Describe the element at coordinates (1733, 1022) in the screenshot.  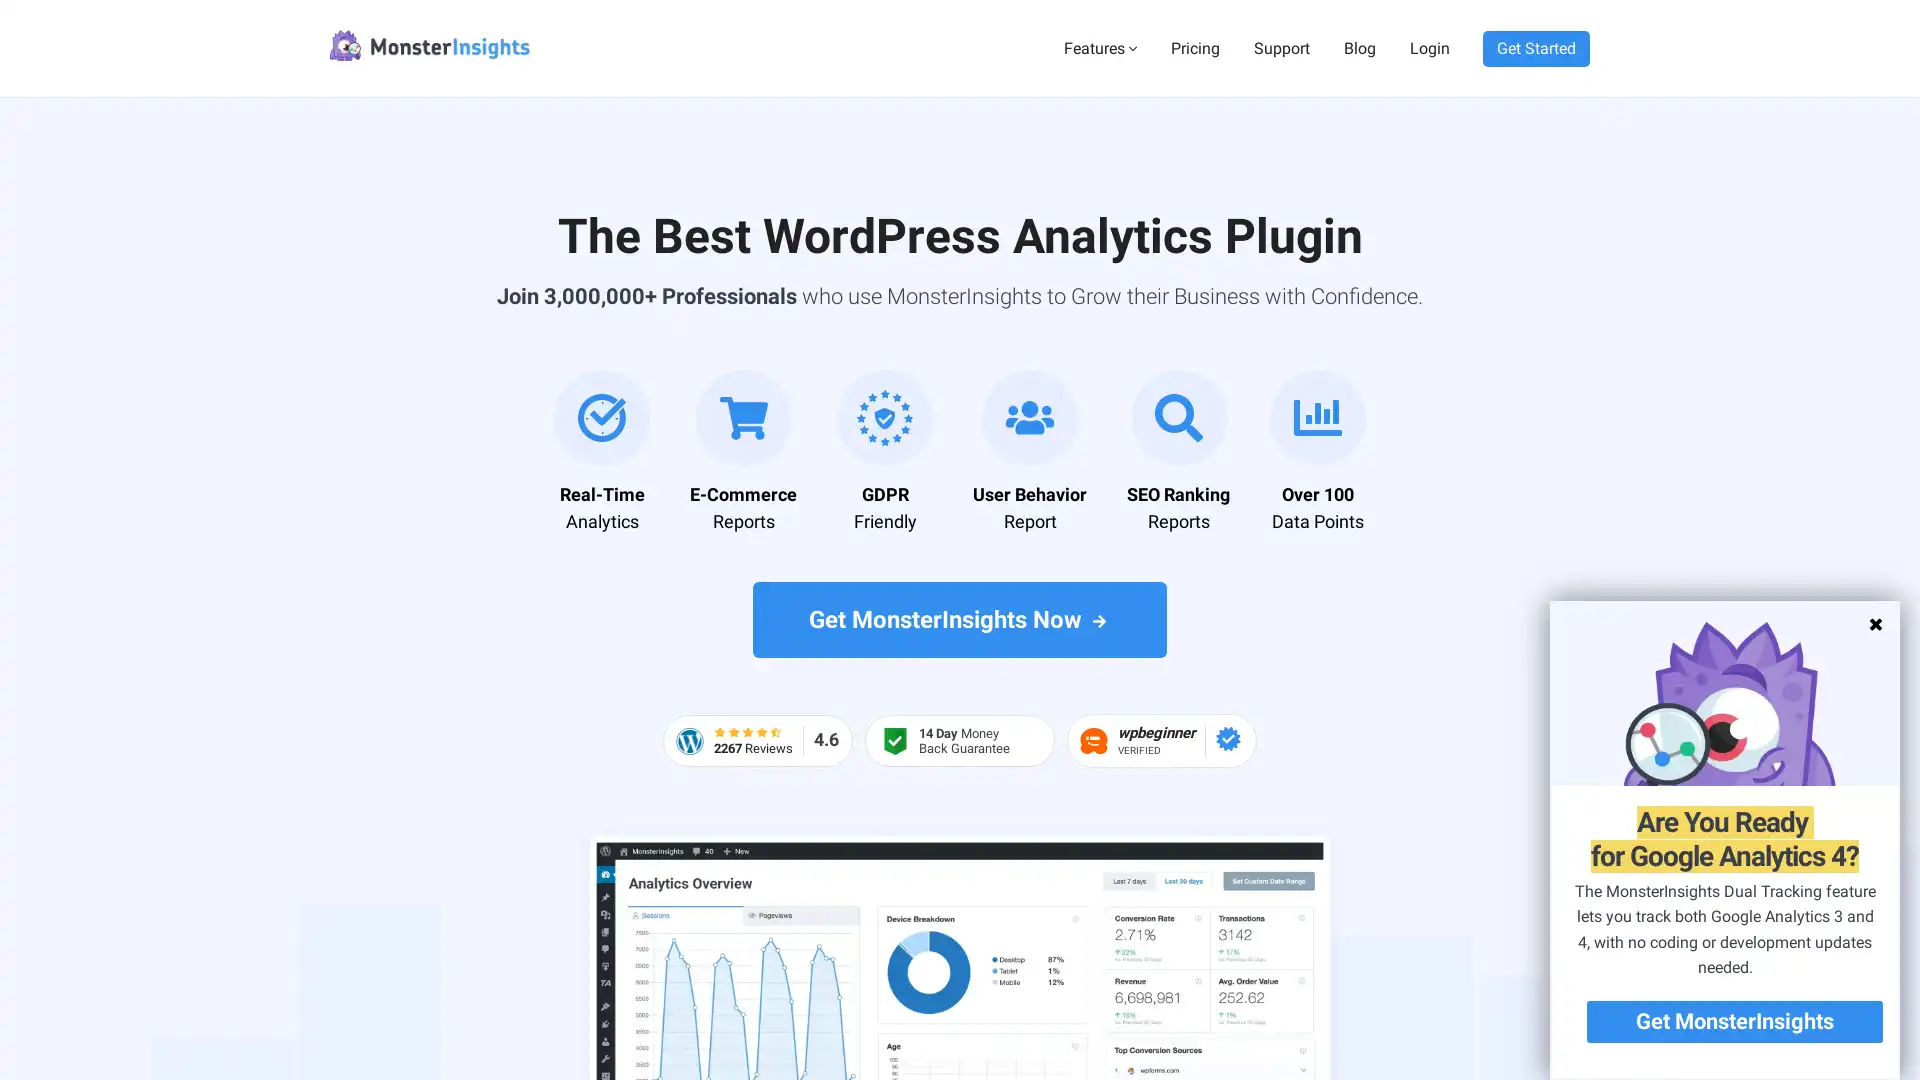
I see `Get MonsterInsights` at that location.